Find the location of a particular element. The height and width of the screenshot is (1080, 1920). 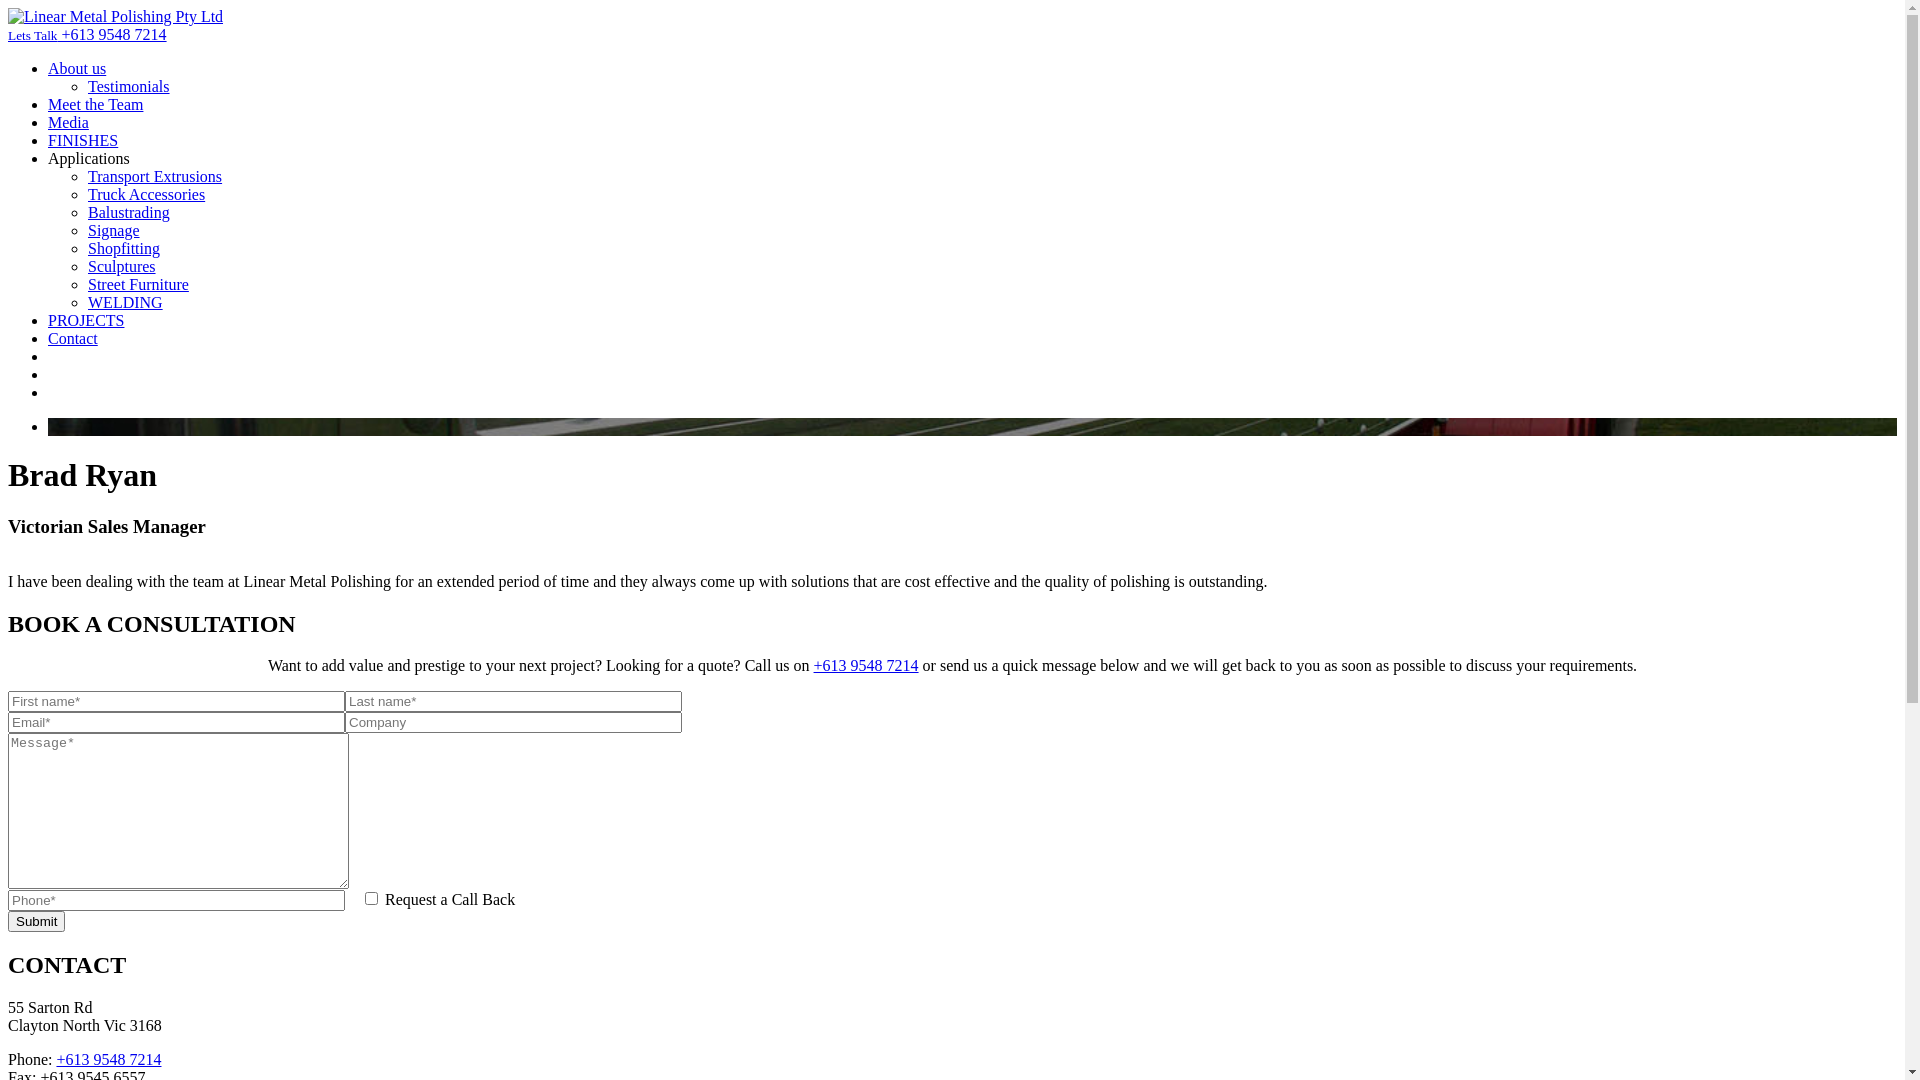

'Applications' is located at coordinates (88, 157).